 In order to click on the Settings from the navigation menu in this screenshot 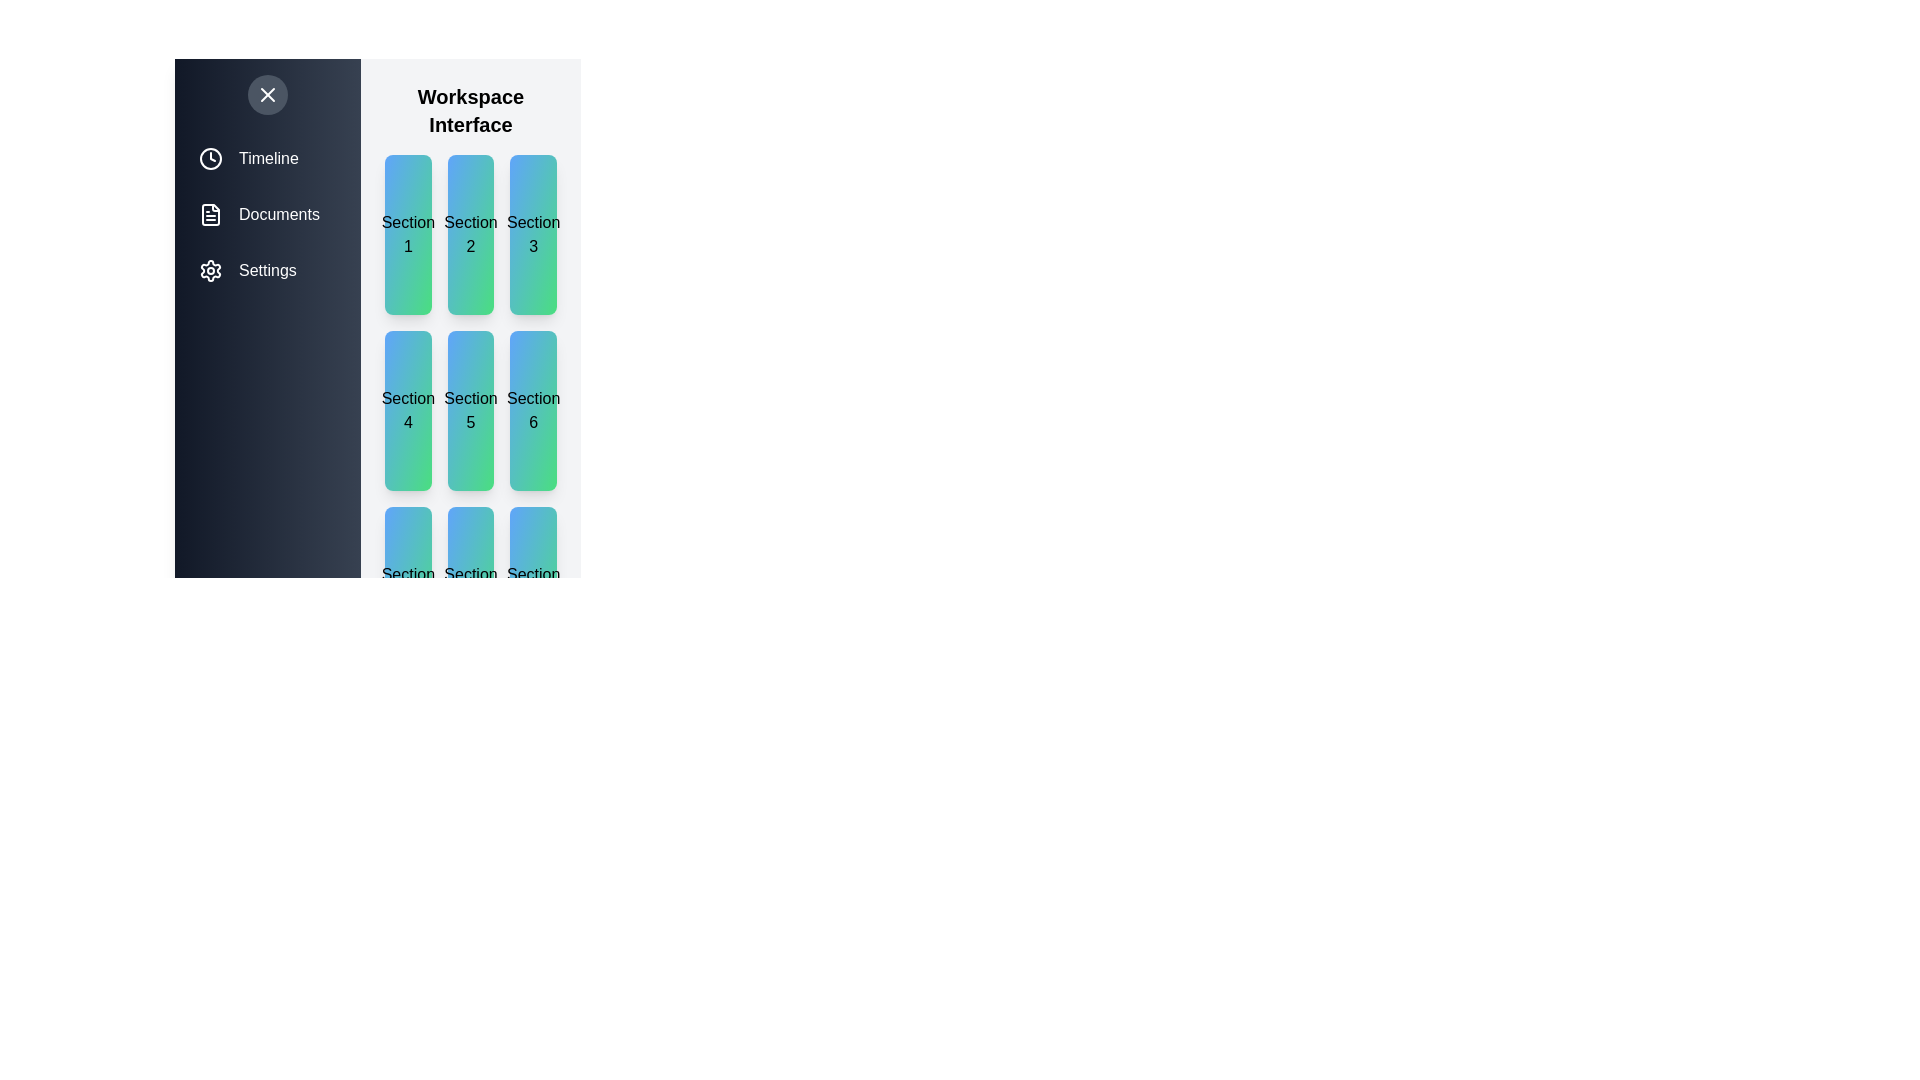, I will do `click(267, 270)`.